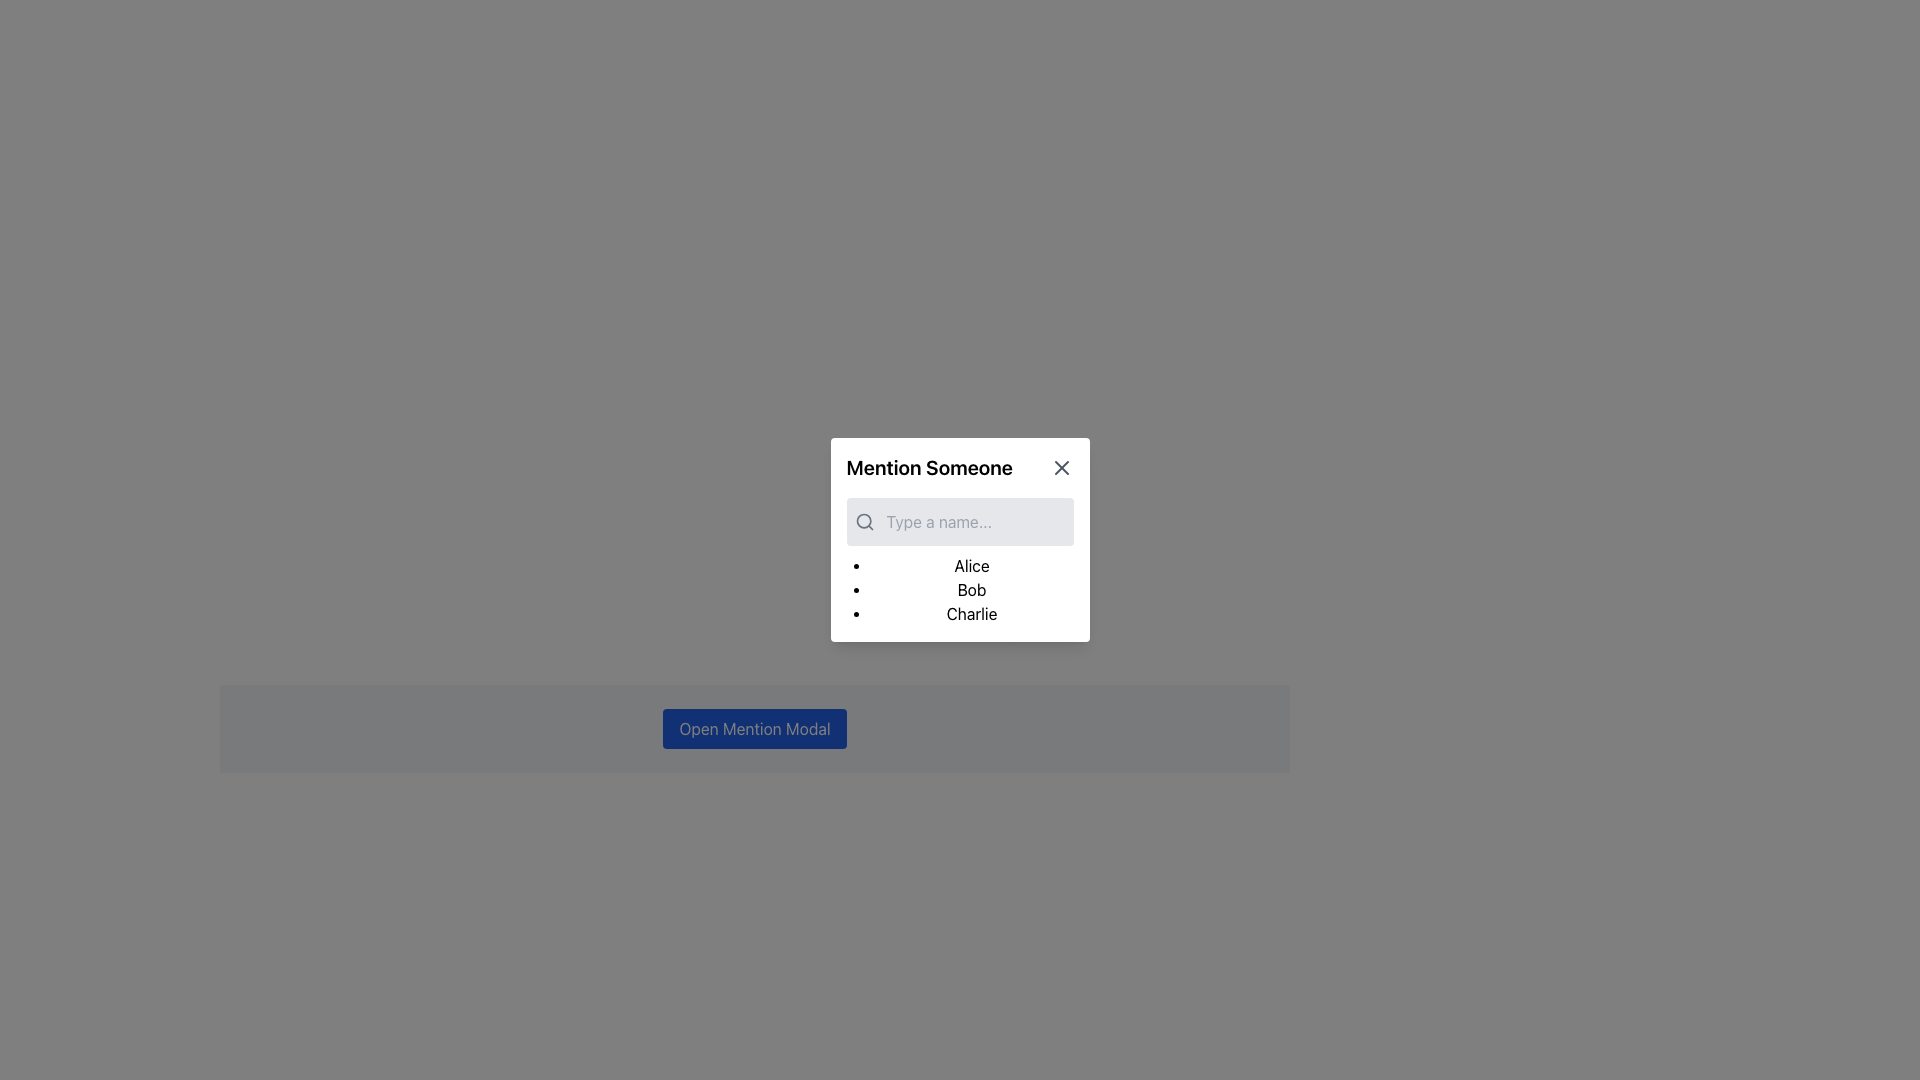 Image resolution: width=1920 pixels, height=1080 pixels. I want to click on the selectable name option 'Alice' in the vertical list within the 'Mention Someone' modal, so click(971, 566).